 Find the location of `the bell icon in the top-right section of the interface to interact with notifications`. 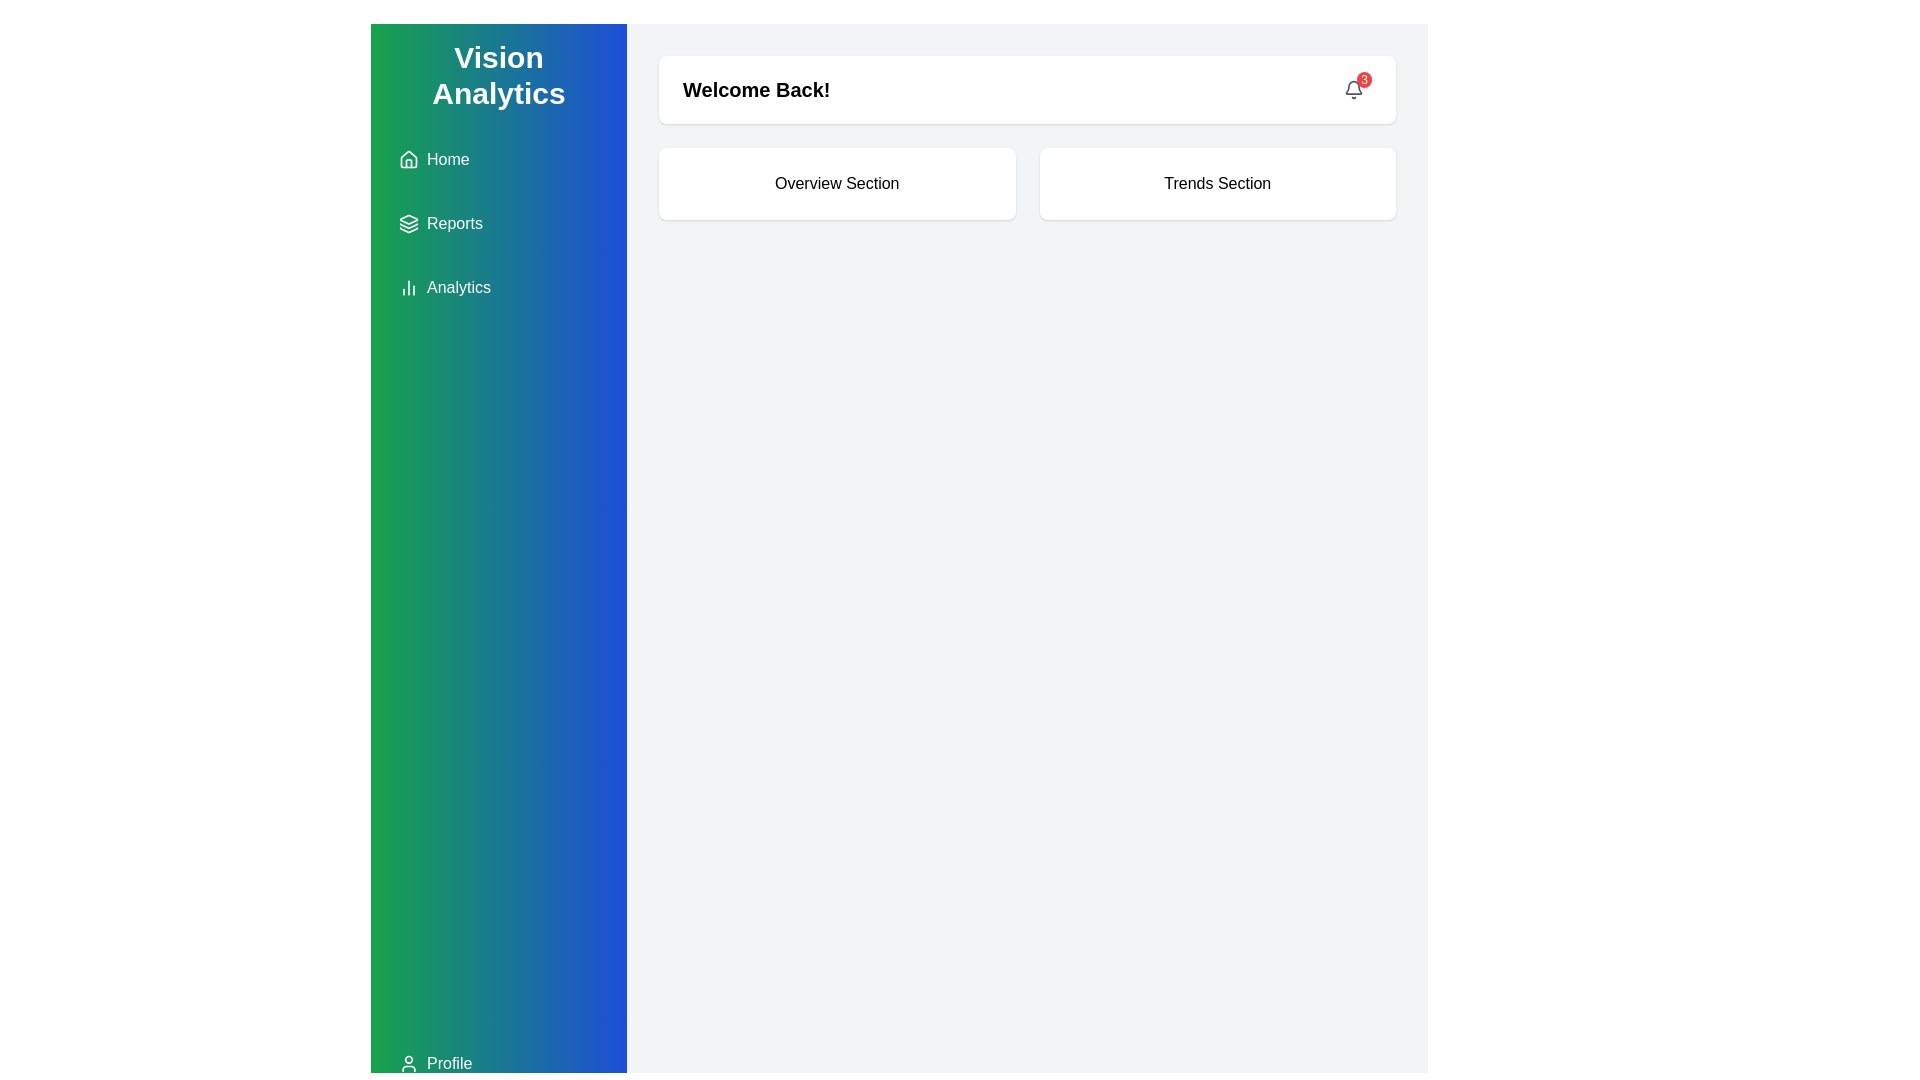

the bell icon in the top-right section of the interface to interact with notifications is located at coordinates (1353, 86).